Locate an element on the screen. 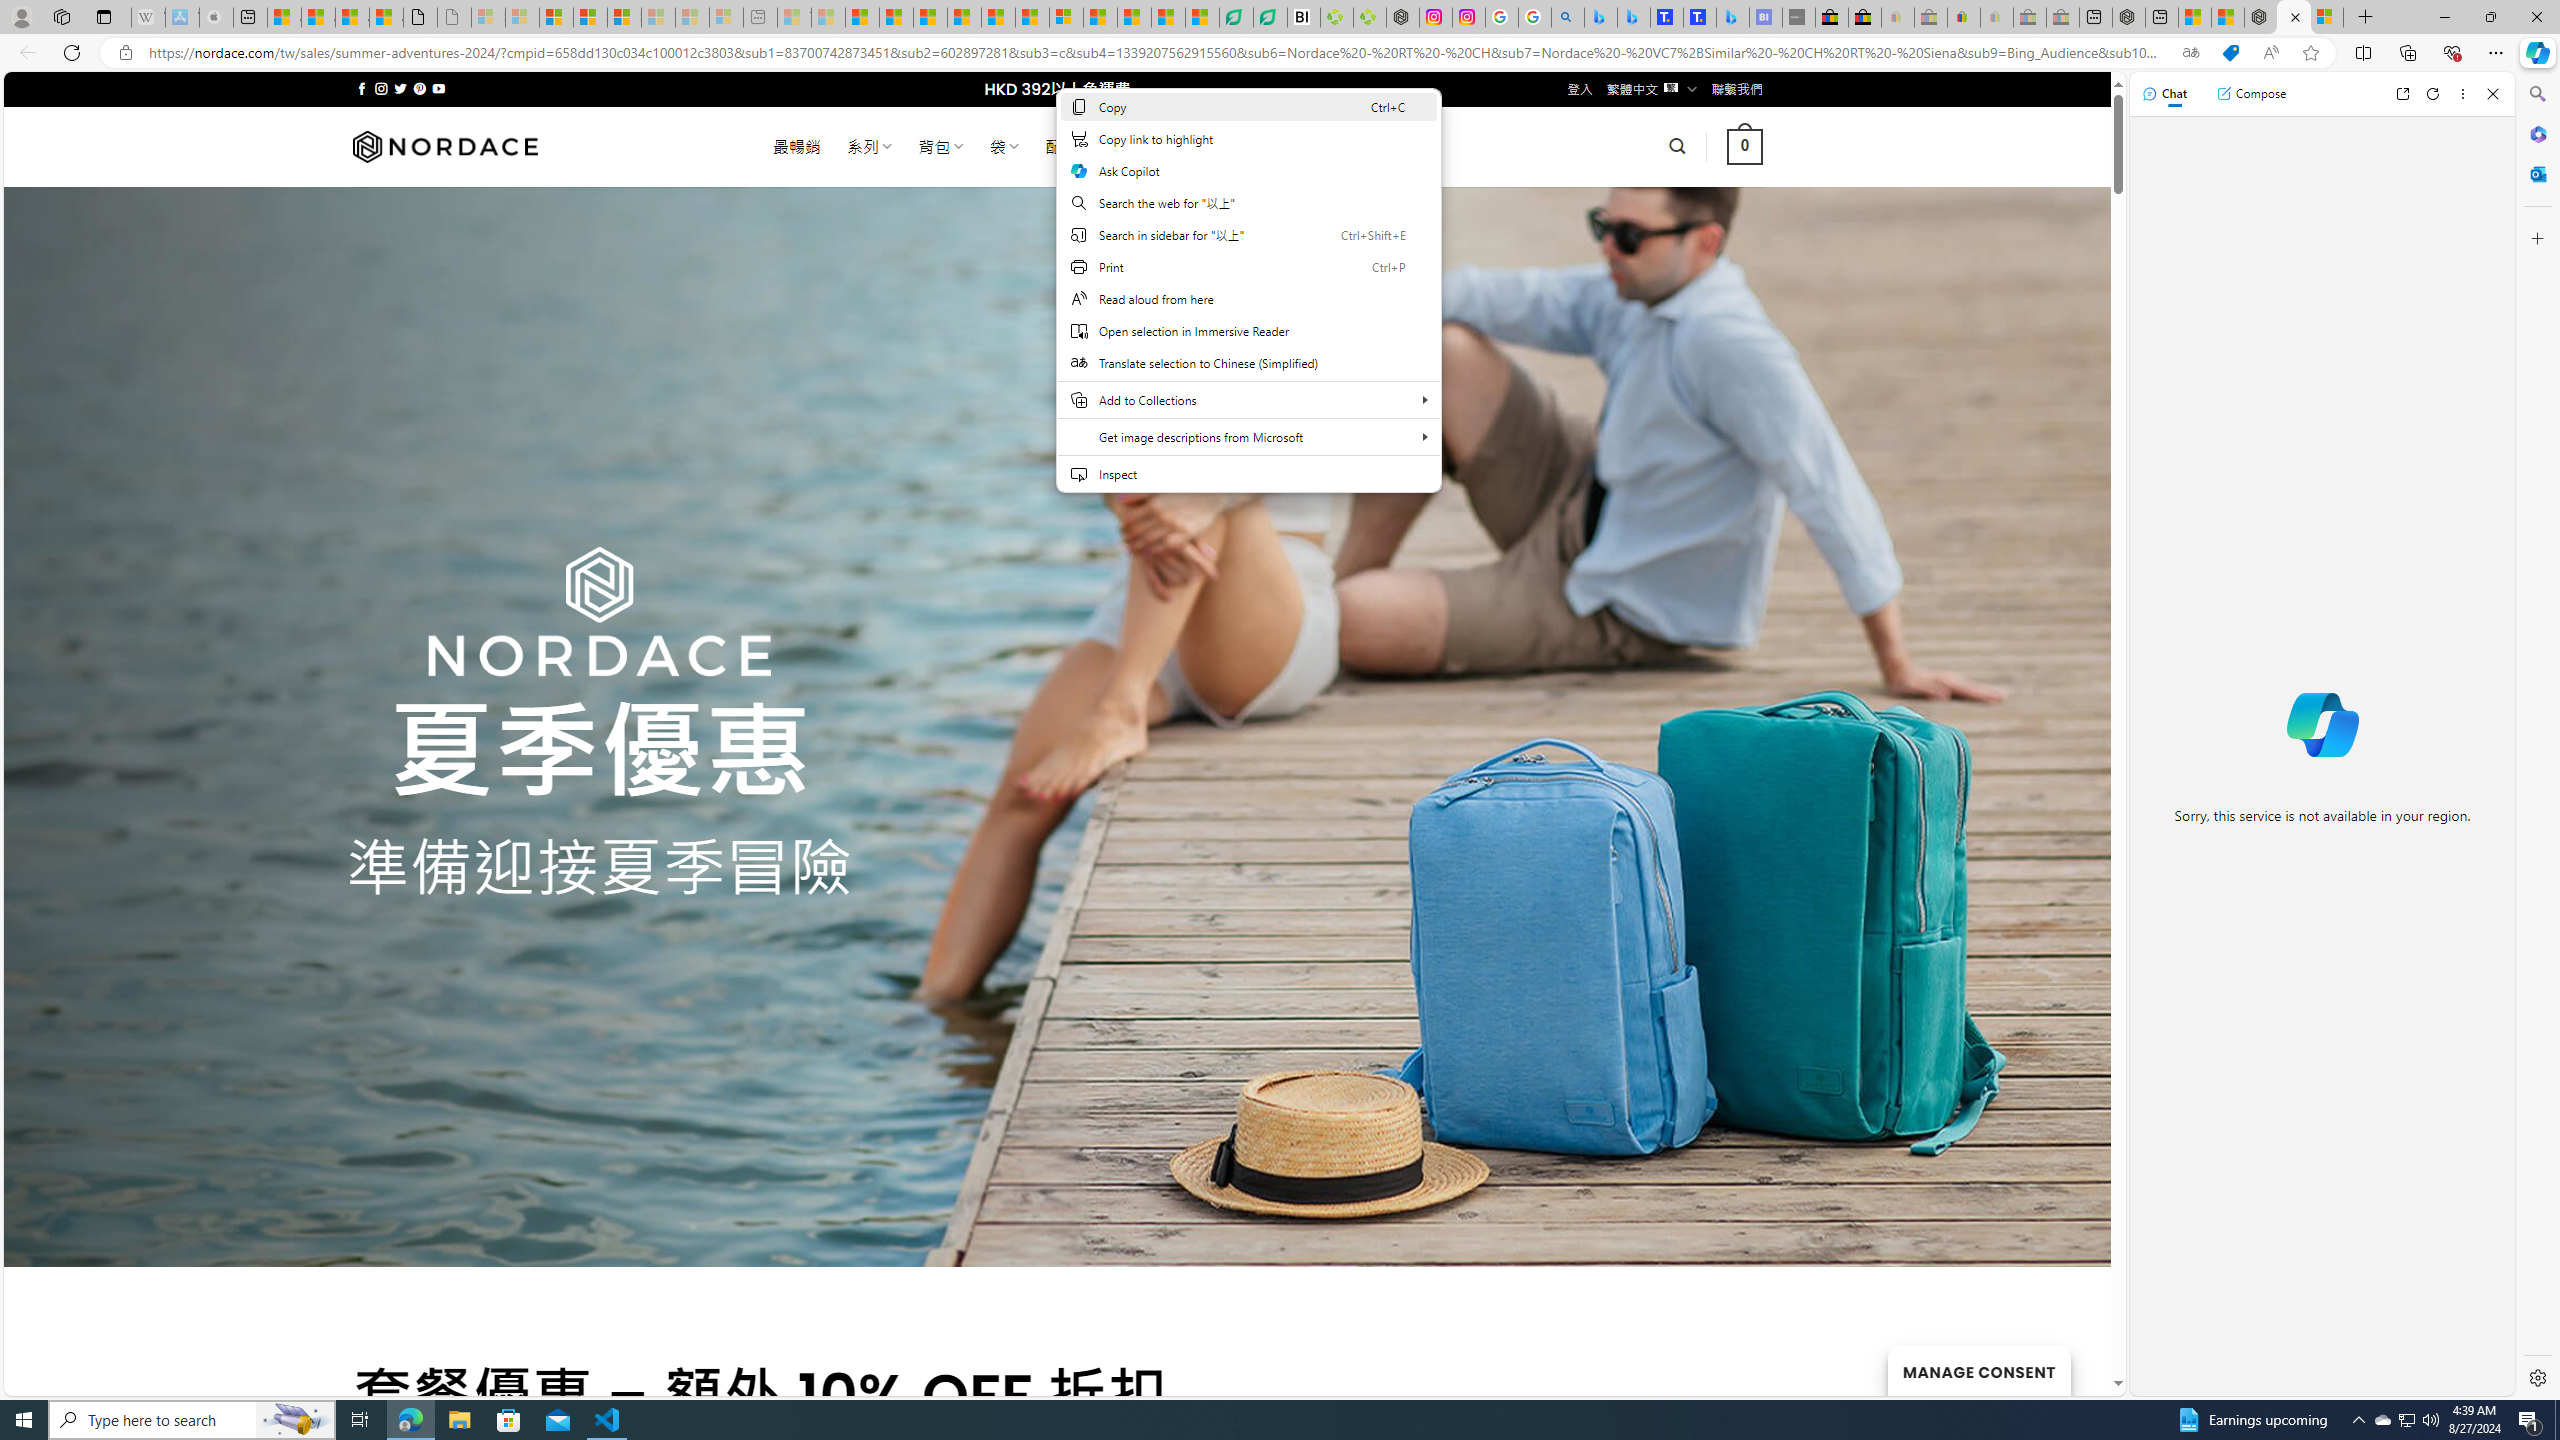 This screenshot has height=1440, width=2560. 'Follow on Instagram' is located at coordinates (380, 88).